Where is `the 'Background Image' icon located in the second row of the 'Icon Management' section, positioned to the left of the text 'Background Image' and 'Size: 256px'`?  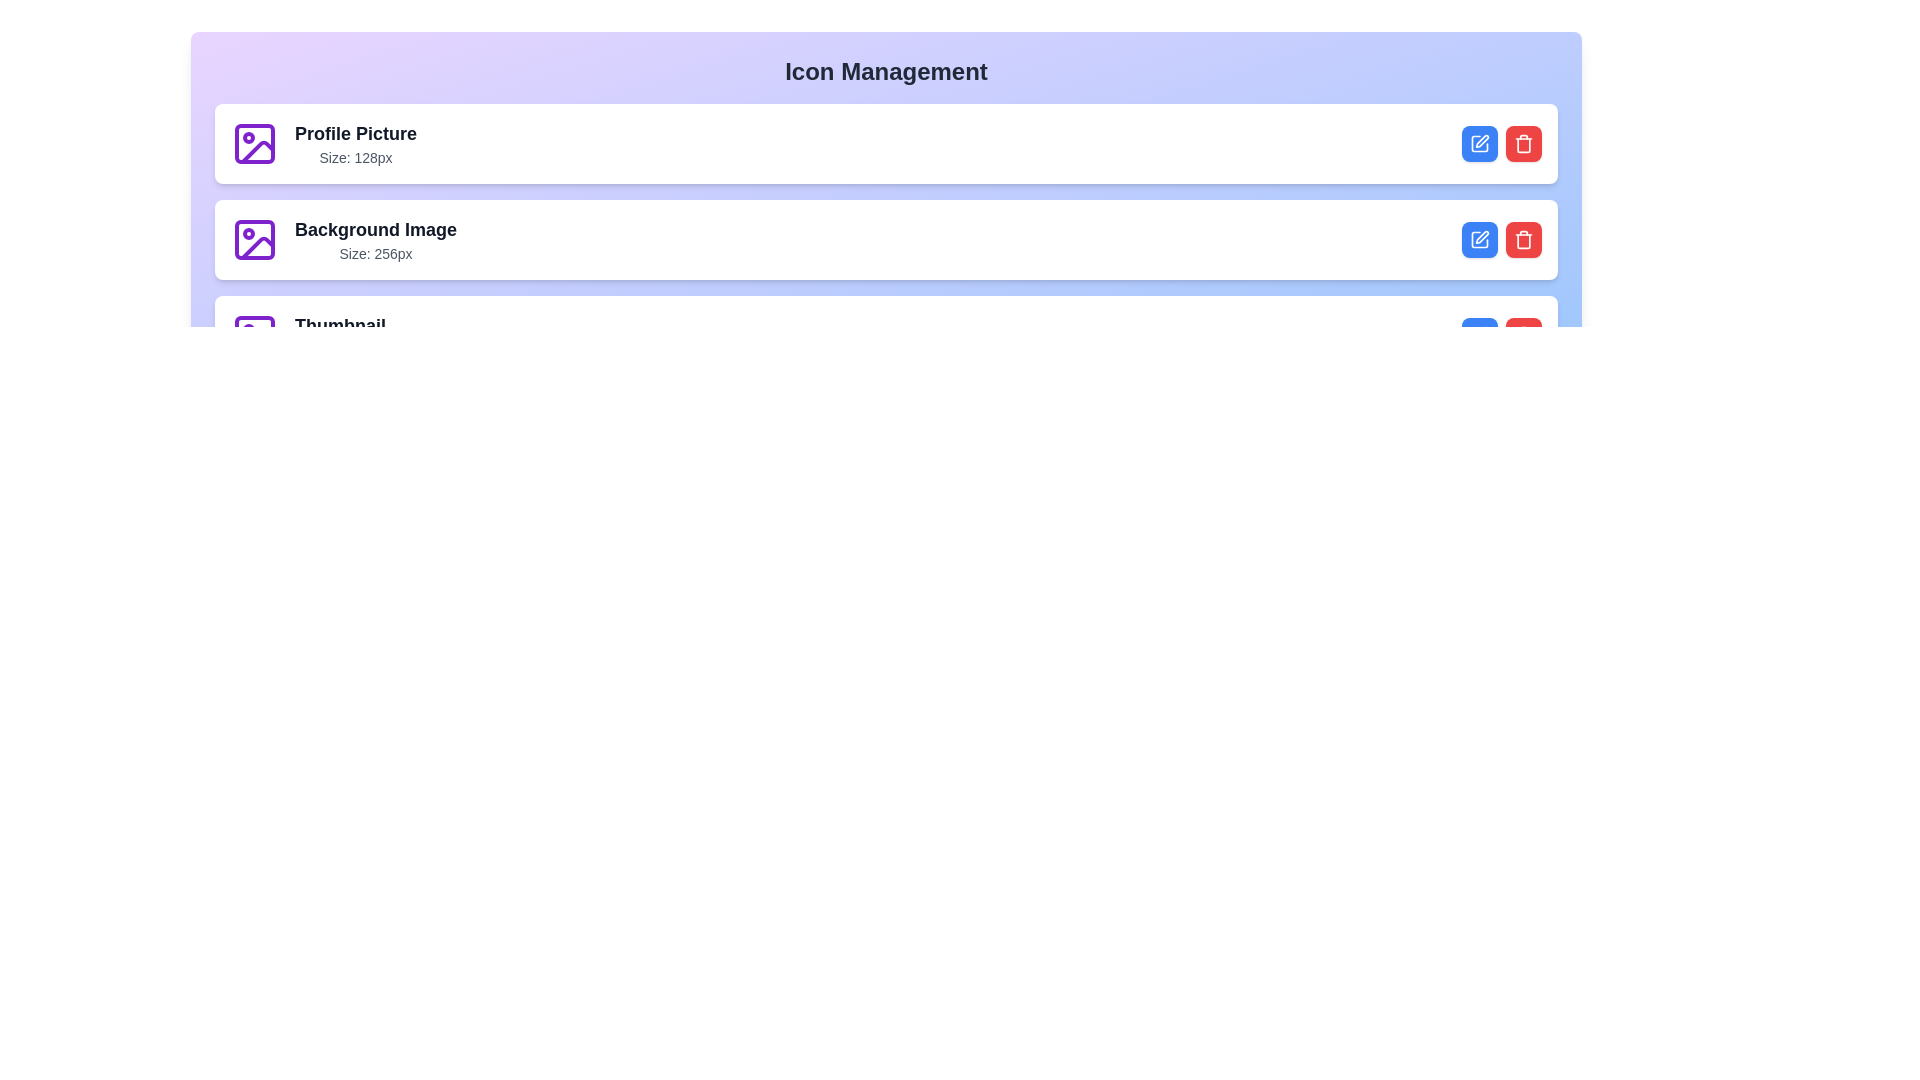 the 'Background Image' icon located in the second row of the 'Icon Management' section, positioned to the left of the text 'Background Image' and 'Size: 256px' is located at coordinates (253, 238).